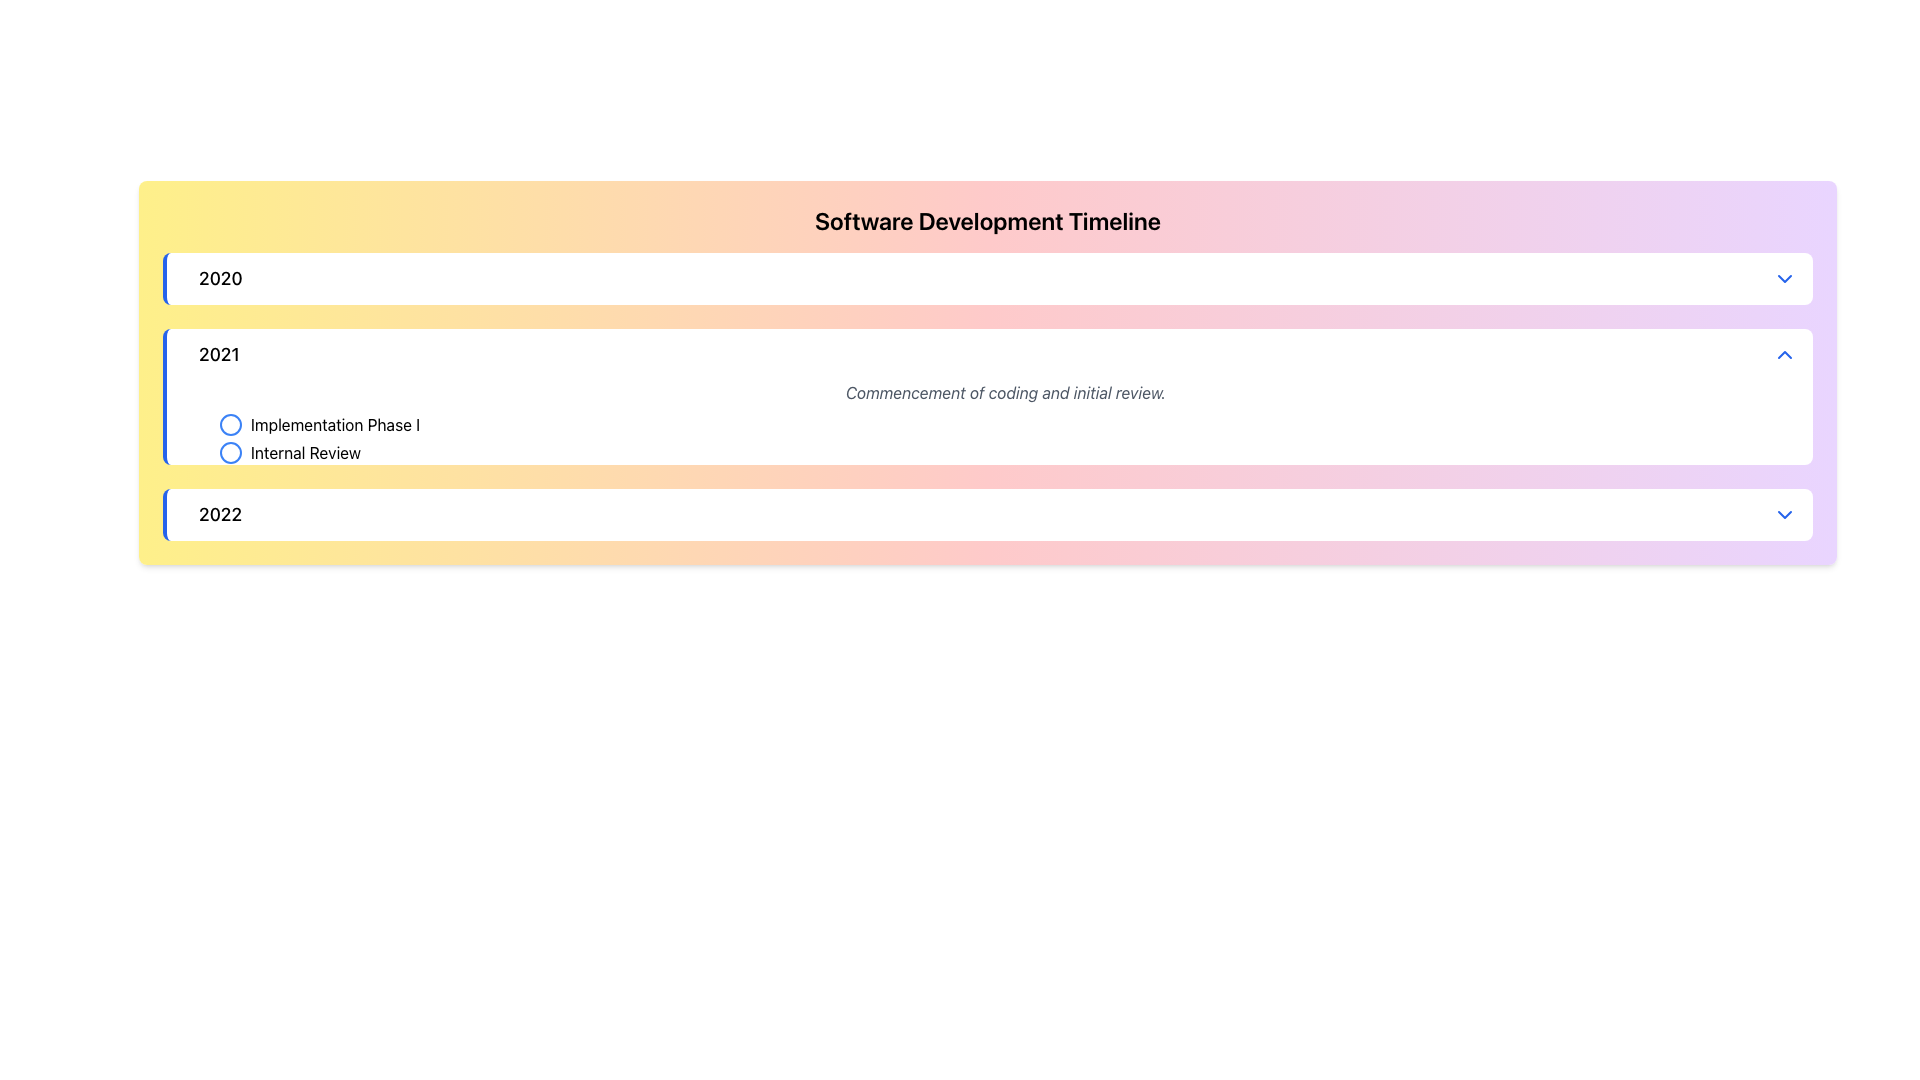 The width and height of the screenshot is (1920, 1080). I want to click on the circular icon located immediately to the left of the text 'Internal Review' in the timeline under the '2021' heading, so click(230, 452).